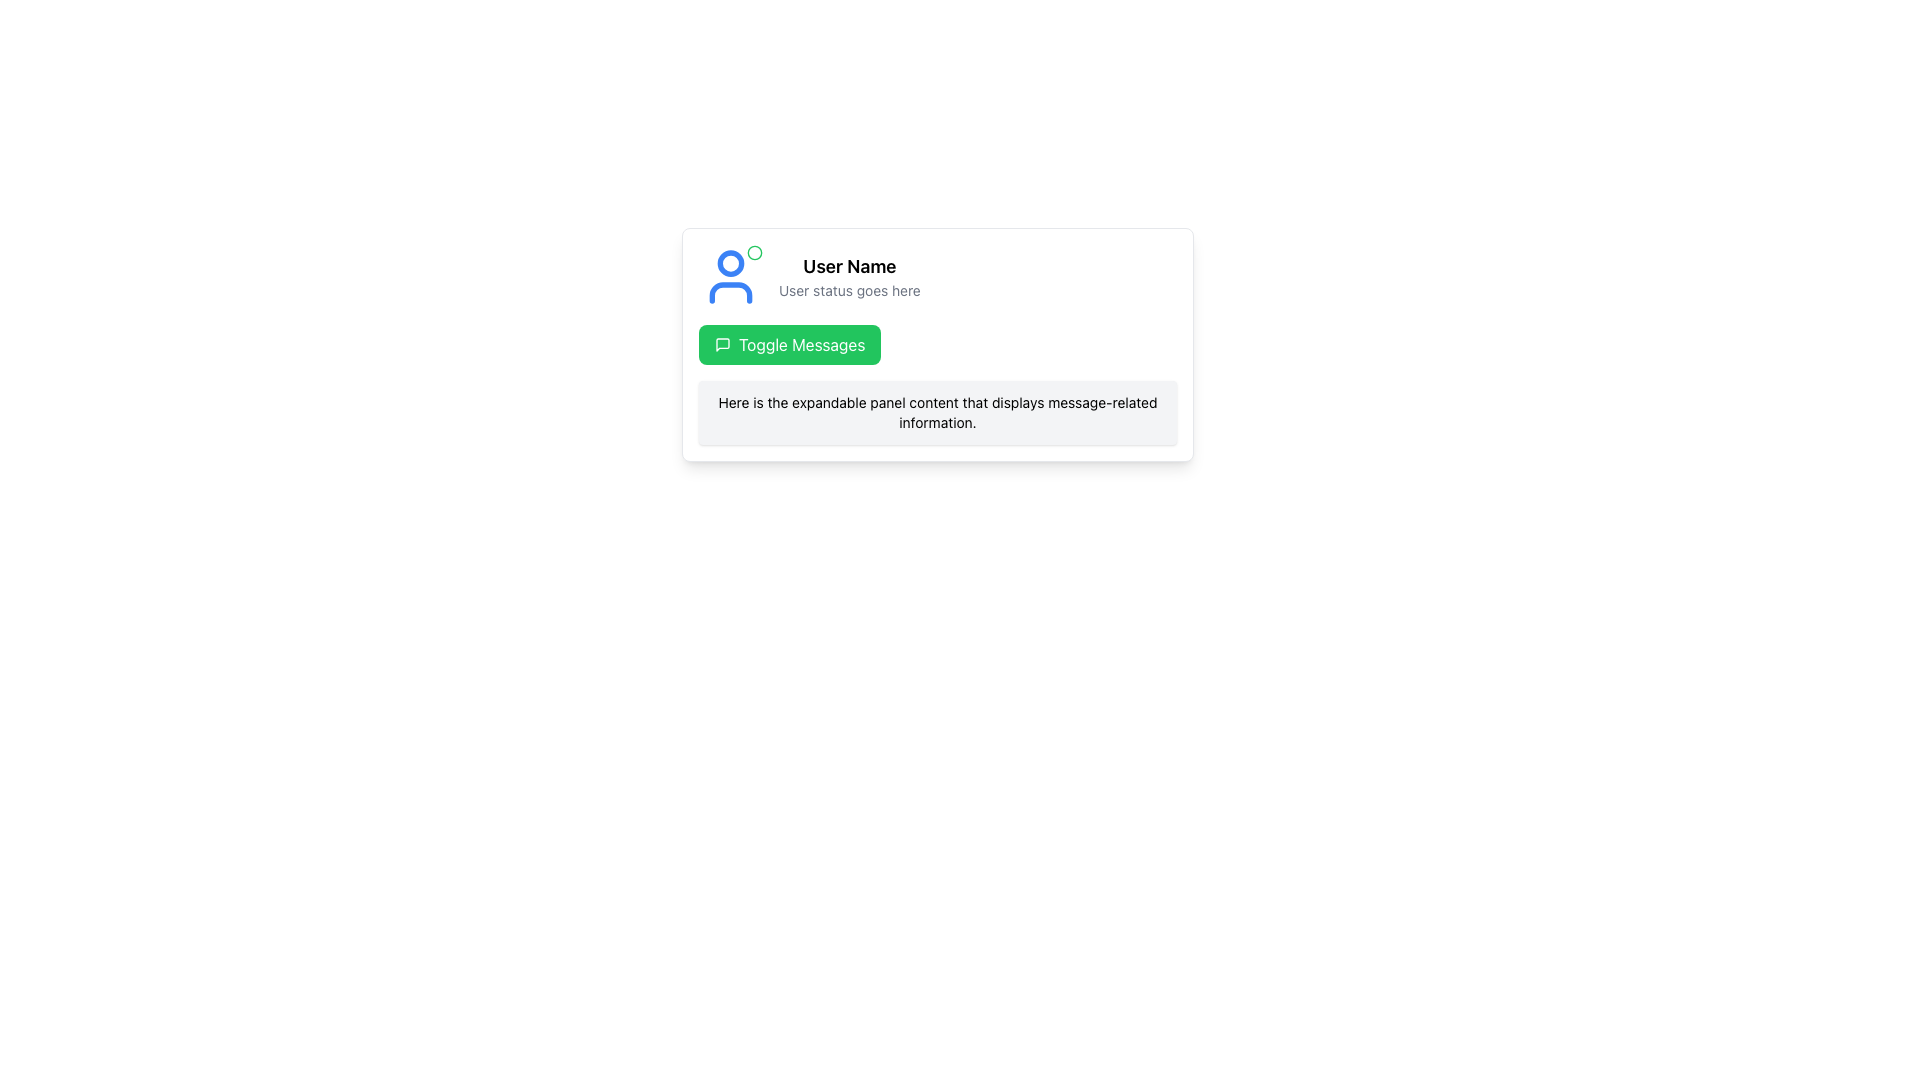 The height and width of the screenshot is (1080, 1920). What do you see at coordinates (722, 343) in the screenshot?
I see `the speech bubble icon located at the center of the green button labeled 'Toggle Messages'` at bounding box center [722, 343].